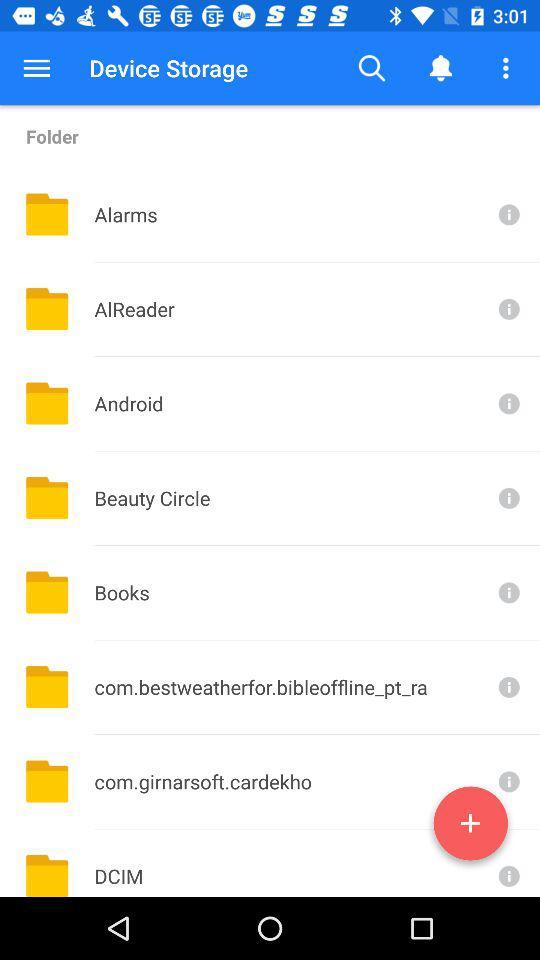 Image resolution: width=540 pixels, height=960 pixels. I want to click on information, so click(507, 309).